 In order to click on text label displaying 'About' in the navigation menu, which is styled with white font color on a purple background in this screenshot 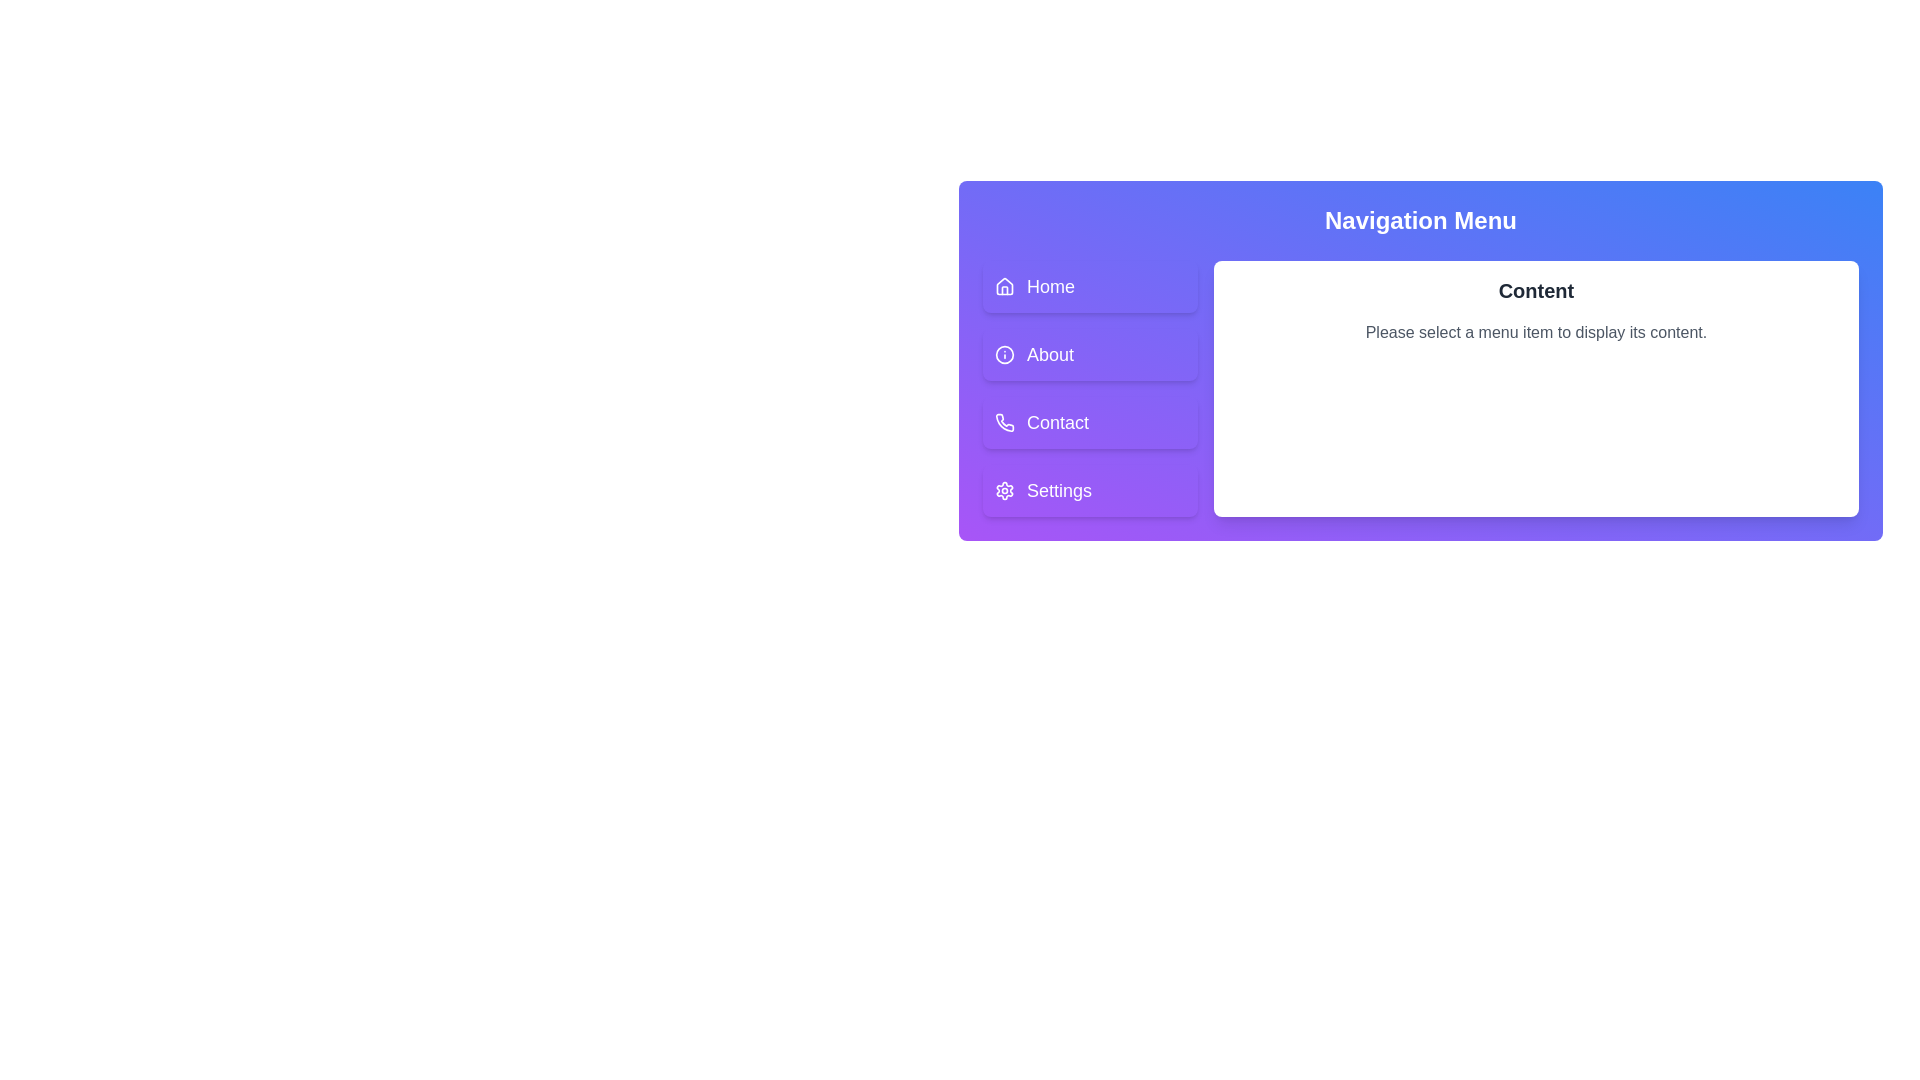, I will do `click(1049, 353)`.